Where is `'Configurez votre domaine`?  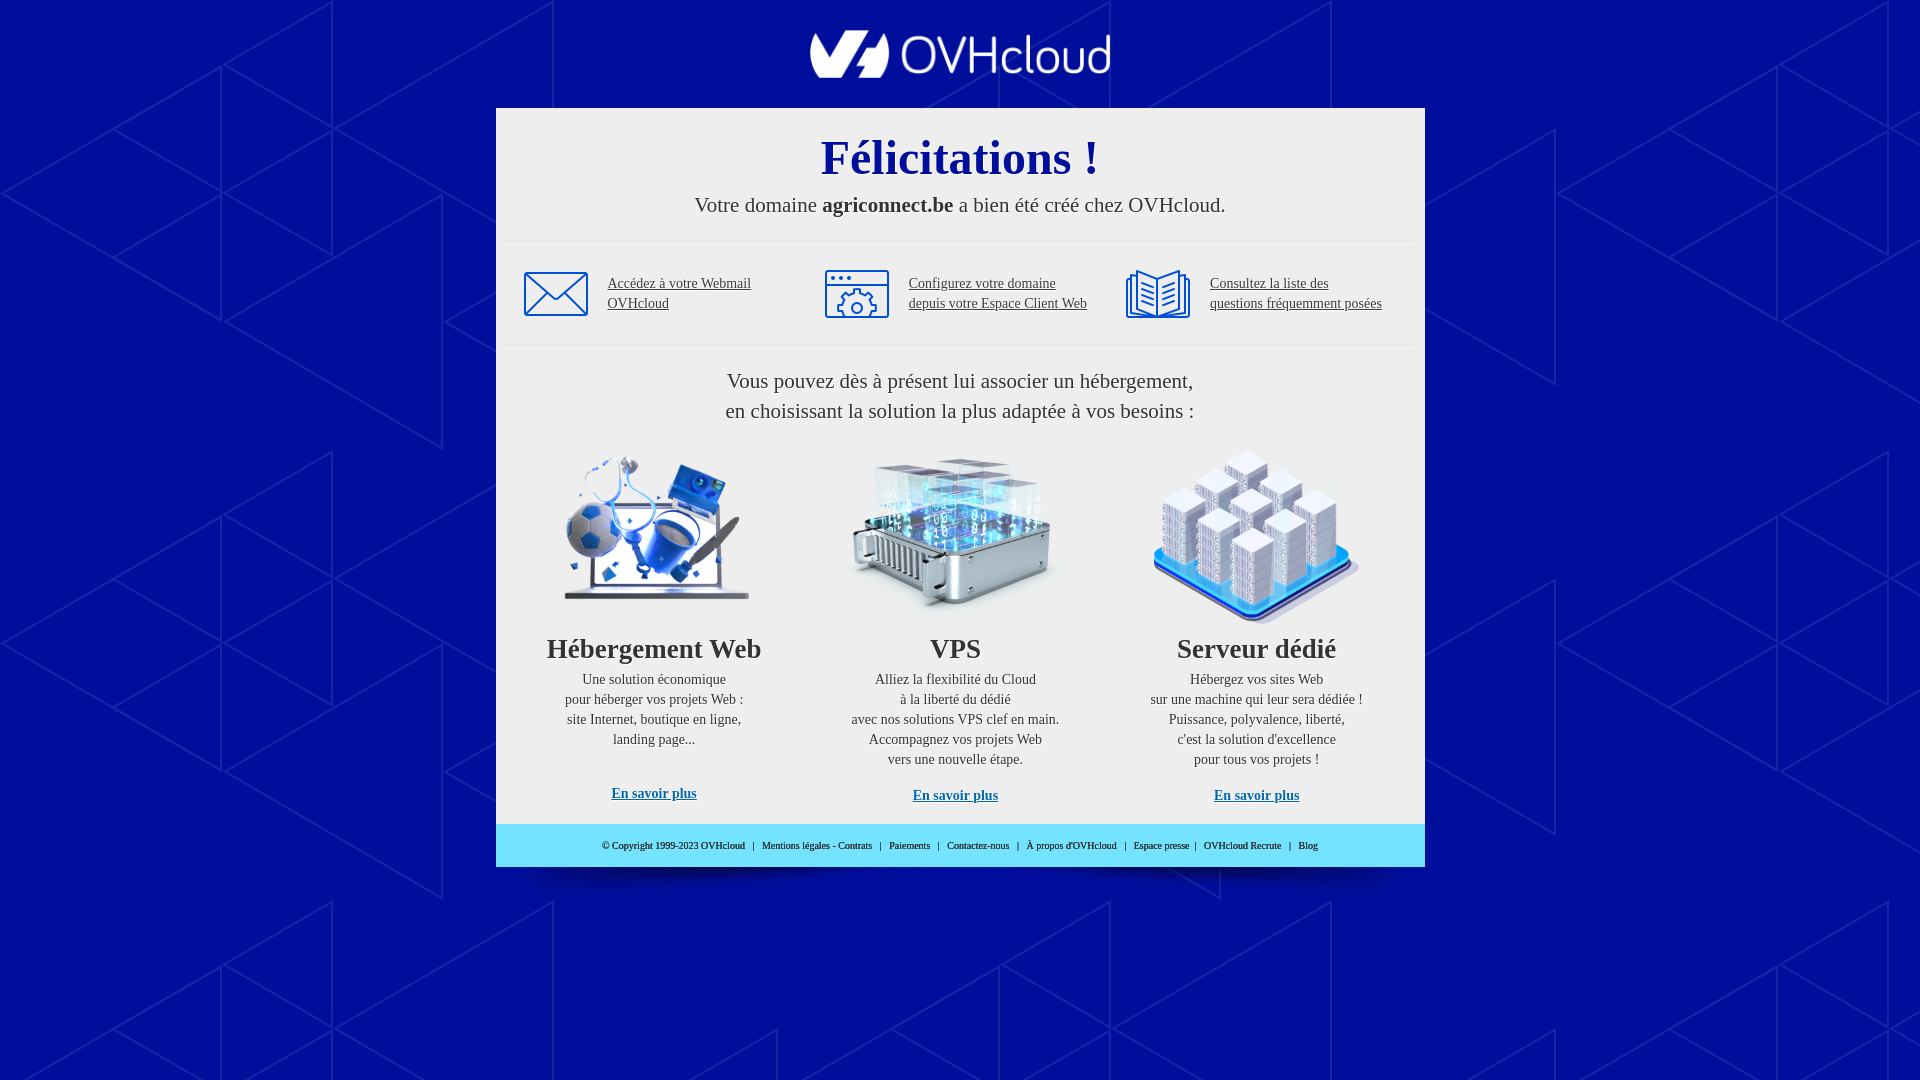 'Configurez votre domaine is located at coordinates (998, 293).